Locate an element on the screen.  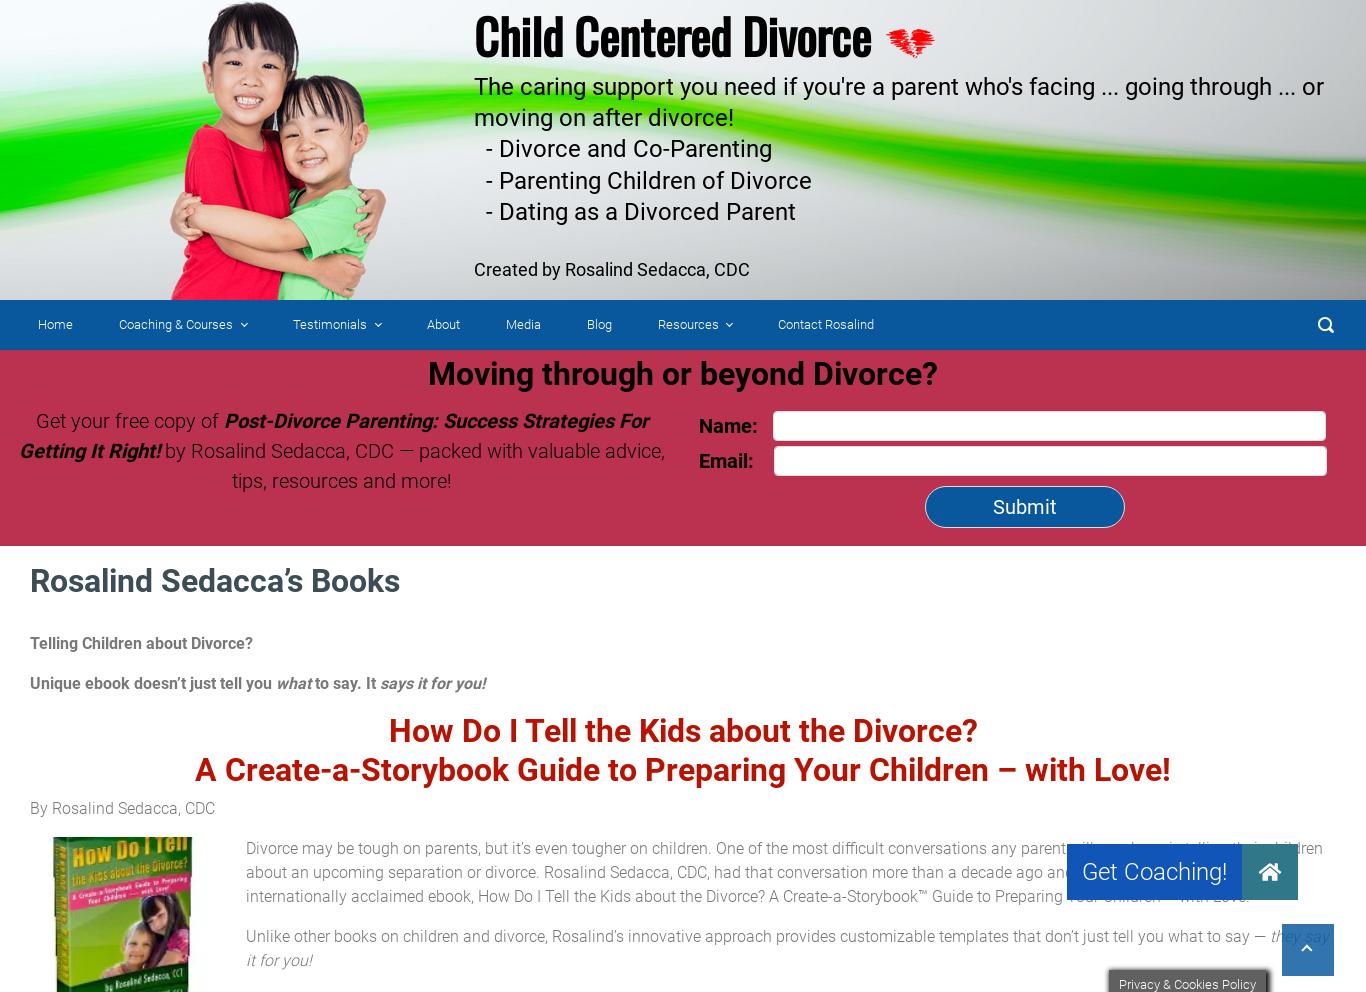
'Telling Children about Divorce?' is located at coordinates (30, 643).